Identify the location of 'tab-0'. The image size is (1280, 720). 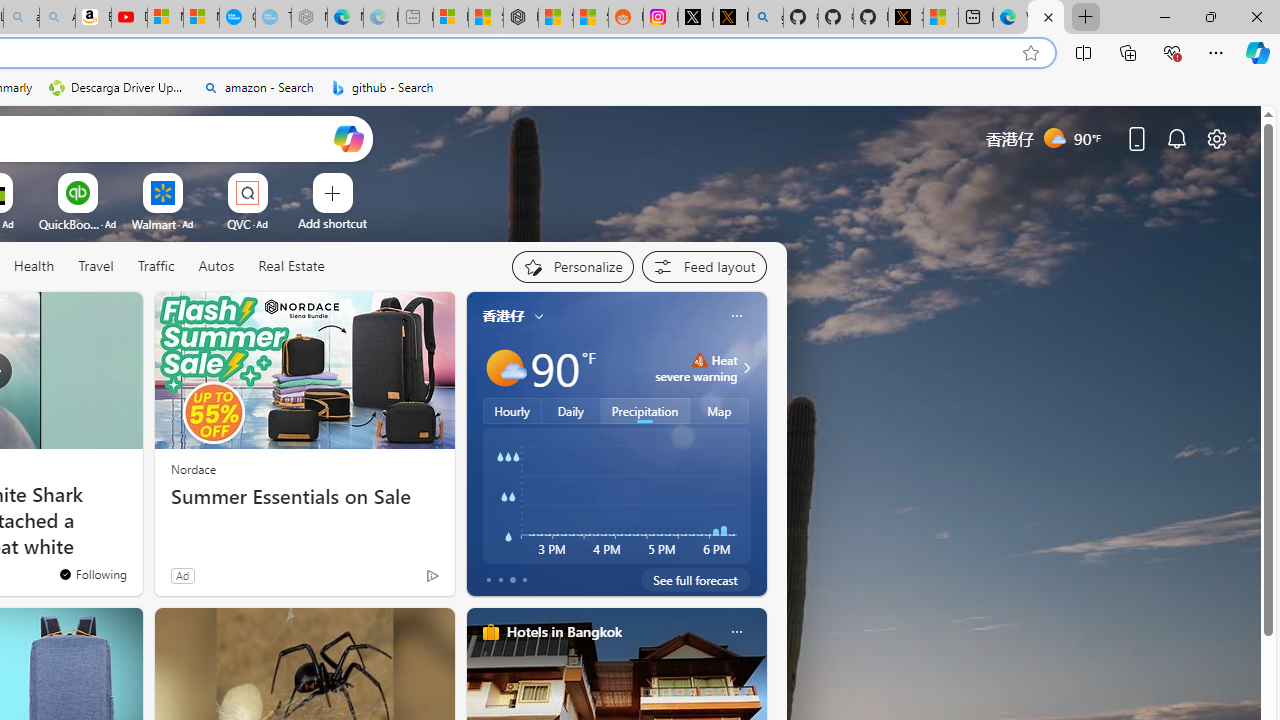
(488, 579).